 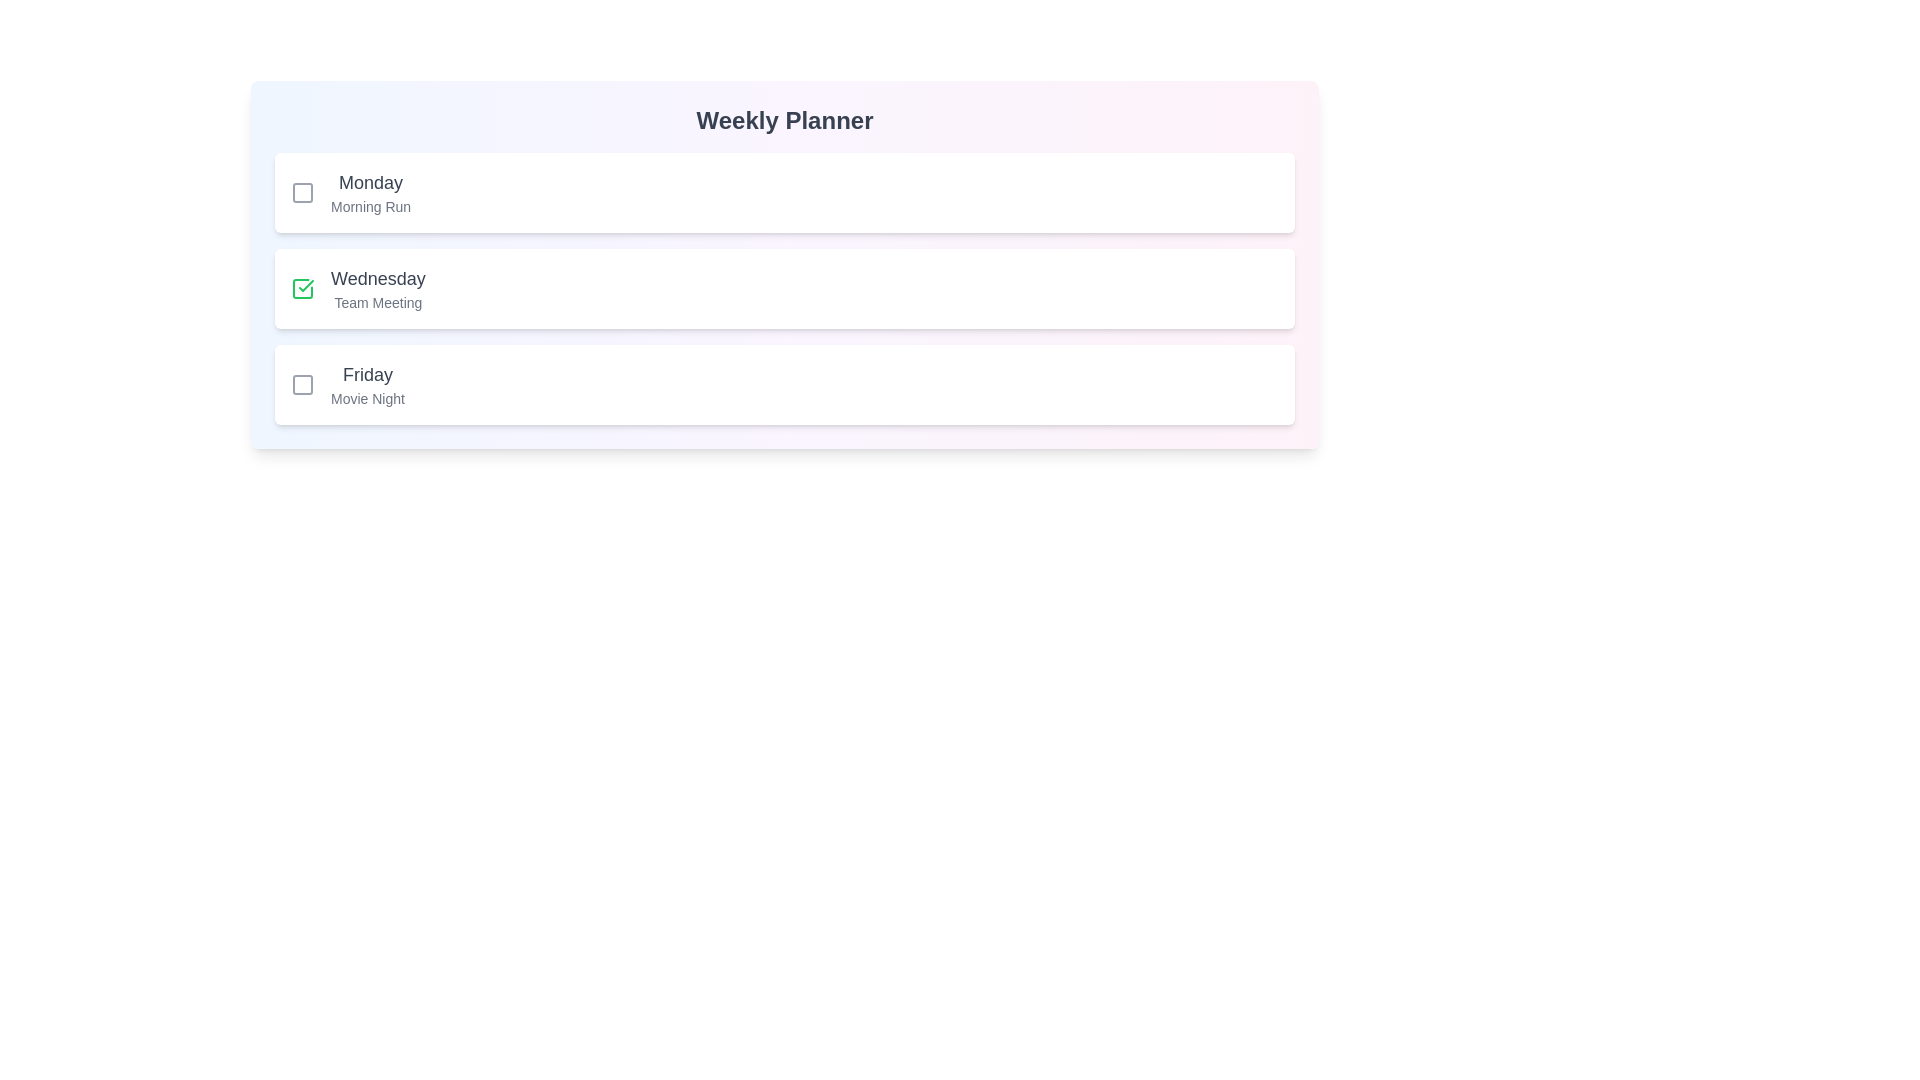 I want to click on the activity description text to highlight it, so click(x=370, y=207).